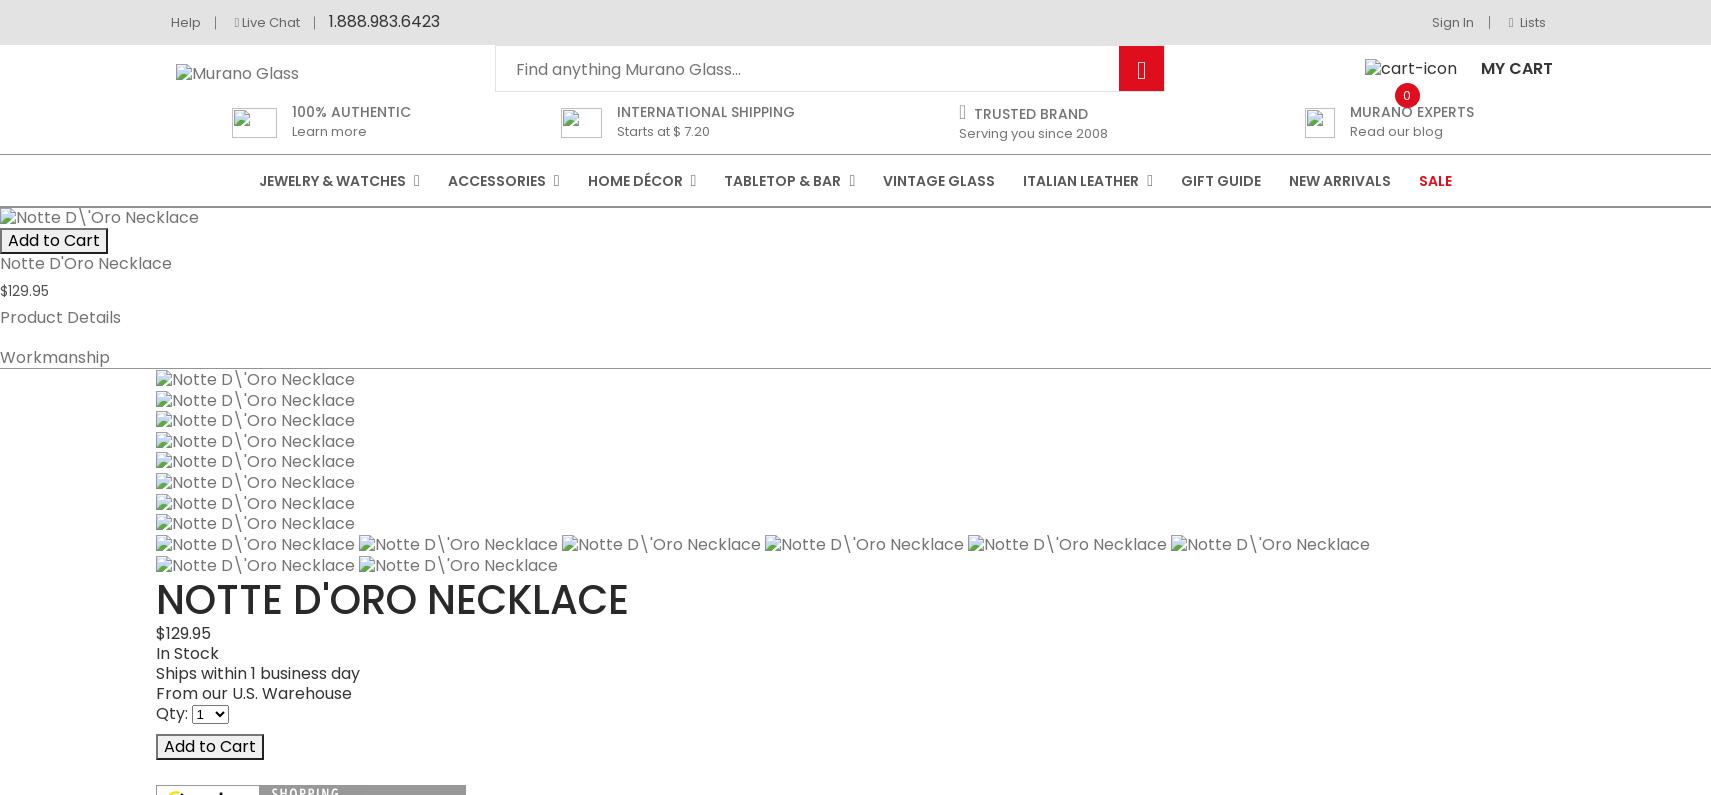 Image resolution: width=1711 pixels, height=795 pixels. Describe the element at coordinates (154, 586) in the screenshot. I see `'Item # :'` at that location.